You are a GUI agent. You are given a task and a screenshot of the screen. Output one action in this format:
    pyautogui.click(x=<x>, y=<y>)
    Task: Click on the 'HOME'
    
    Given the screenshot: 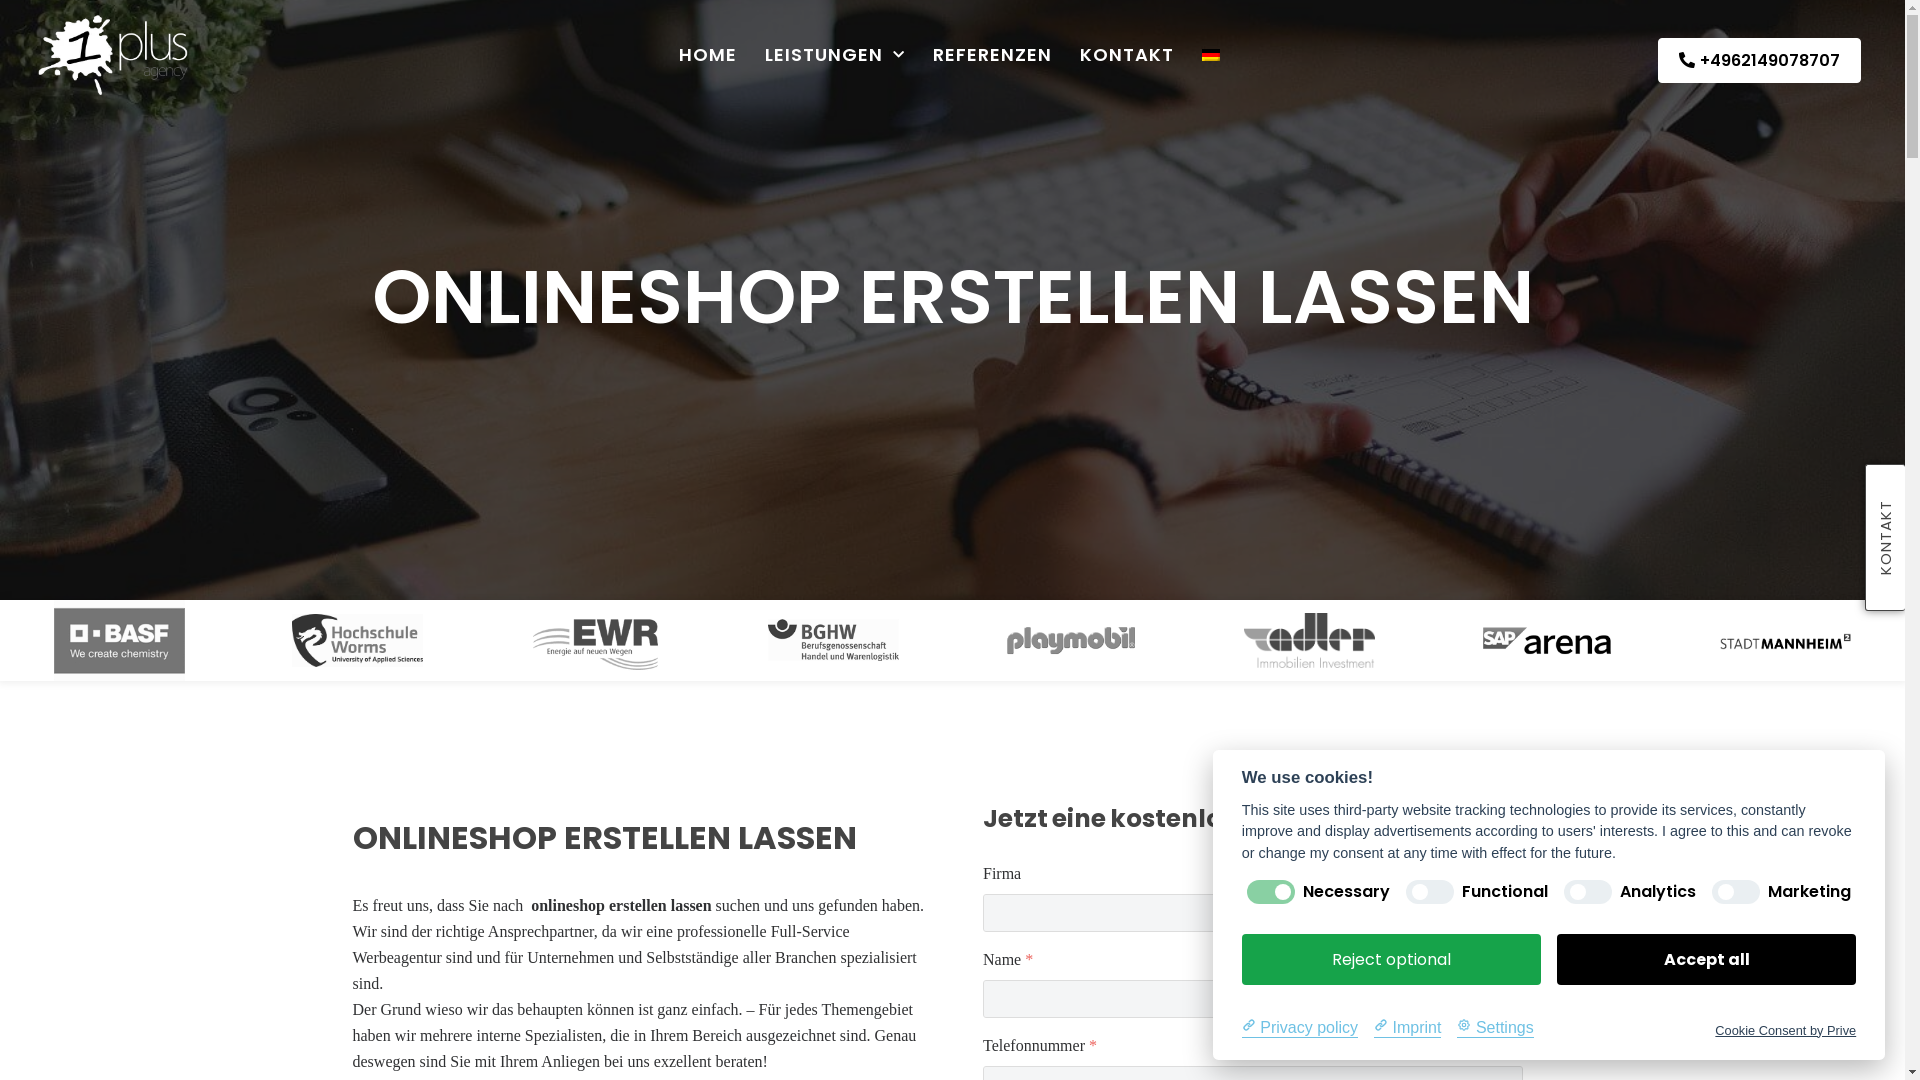 What is the action you would take?
    pyautogui.click(x=708, y=53)
    